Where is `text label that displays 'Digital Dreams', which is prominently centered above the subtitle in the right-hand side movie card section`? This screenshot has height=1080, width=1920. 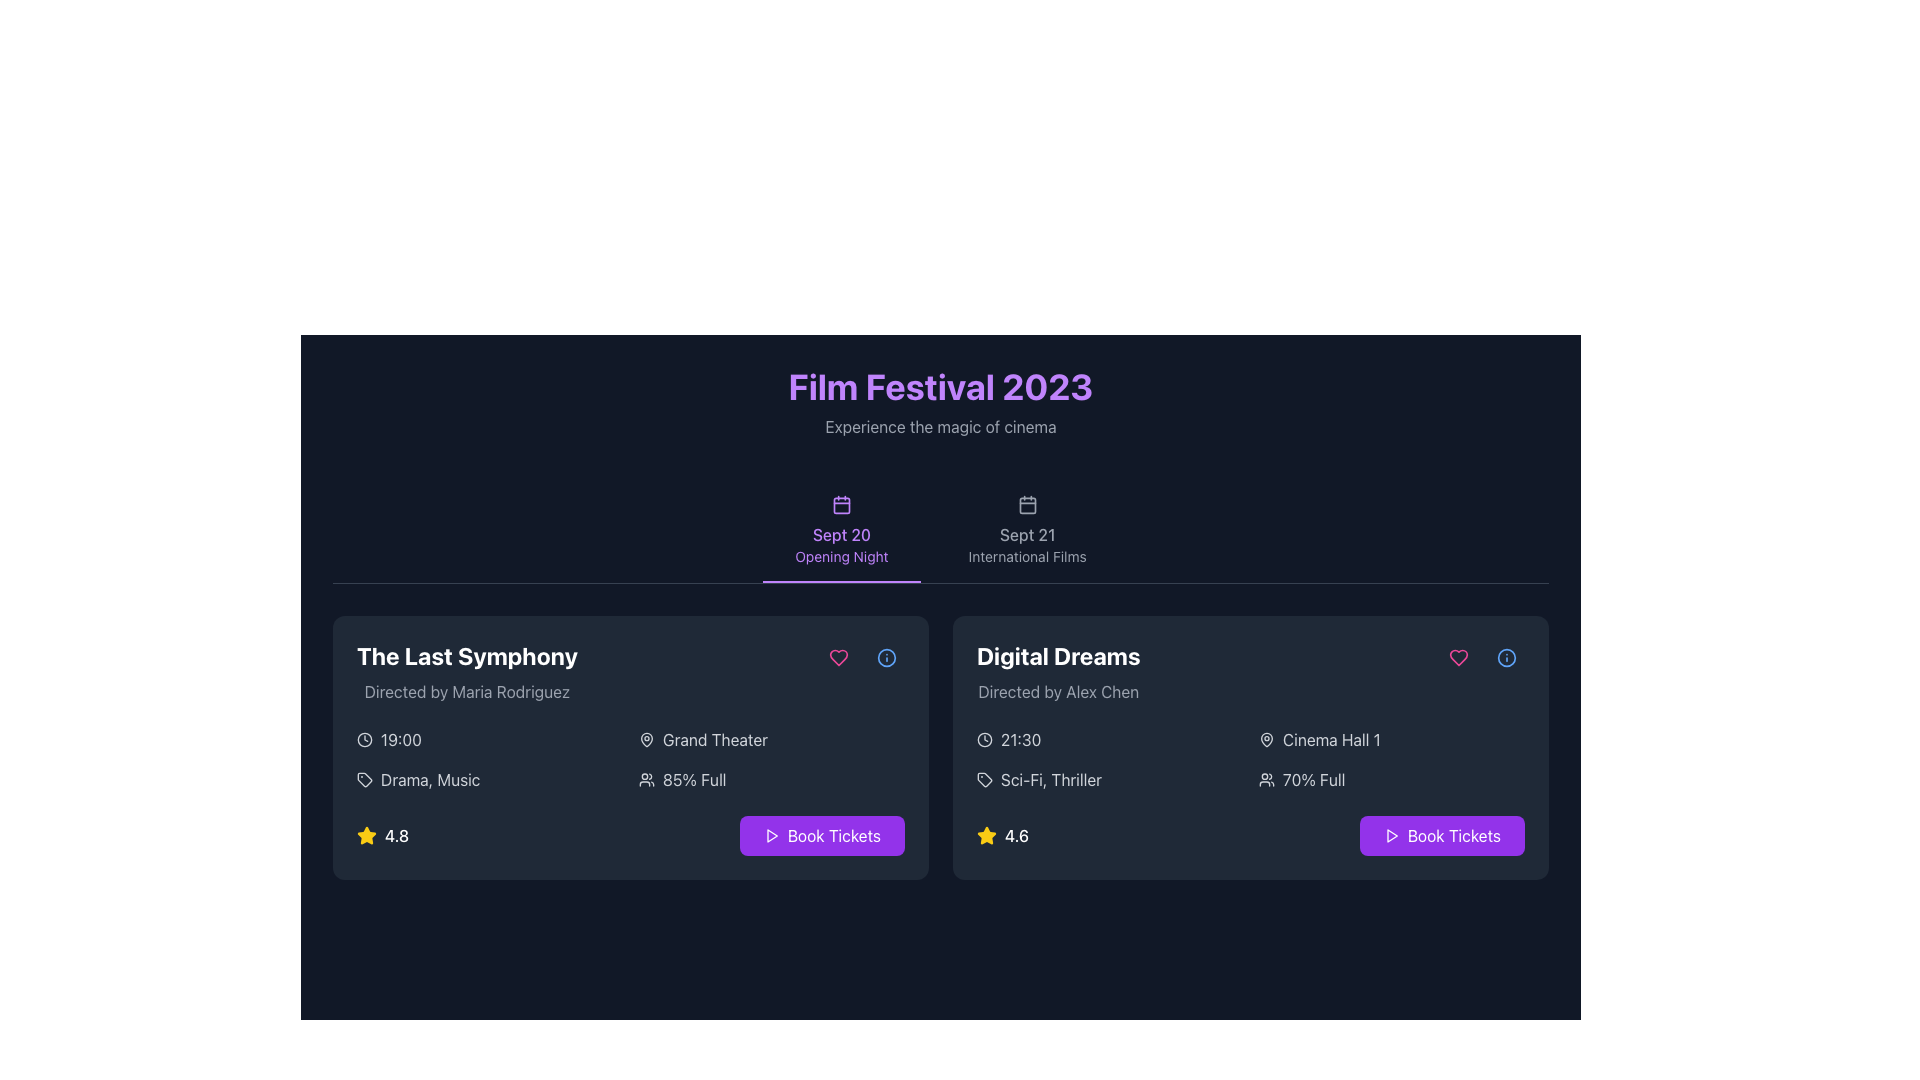
text label that displays 'Digital Dreams', which is prominently centered above the subtitle in the right-hand side movie card section is located at coordinates (1057, 655).